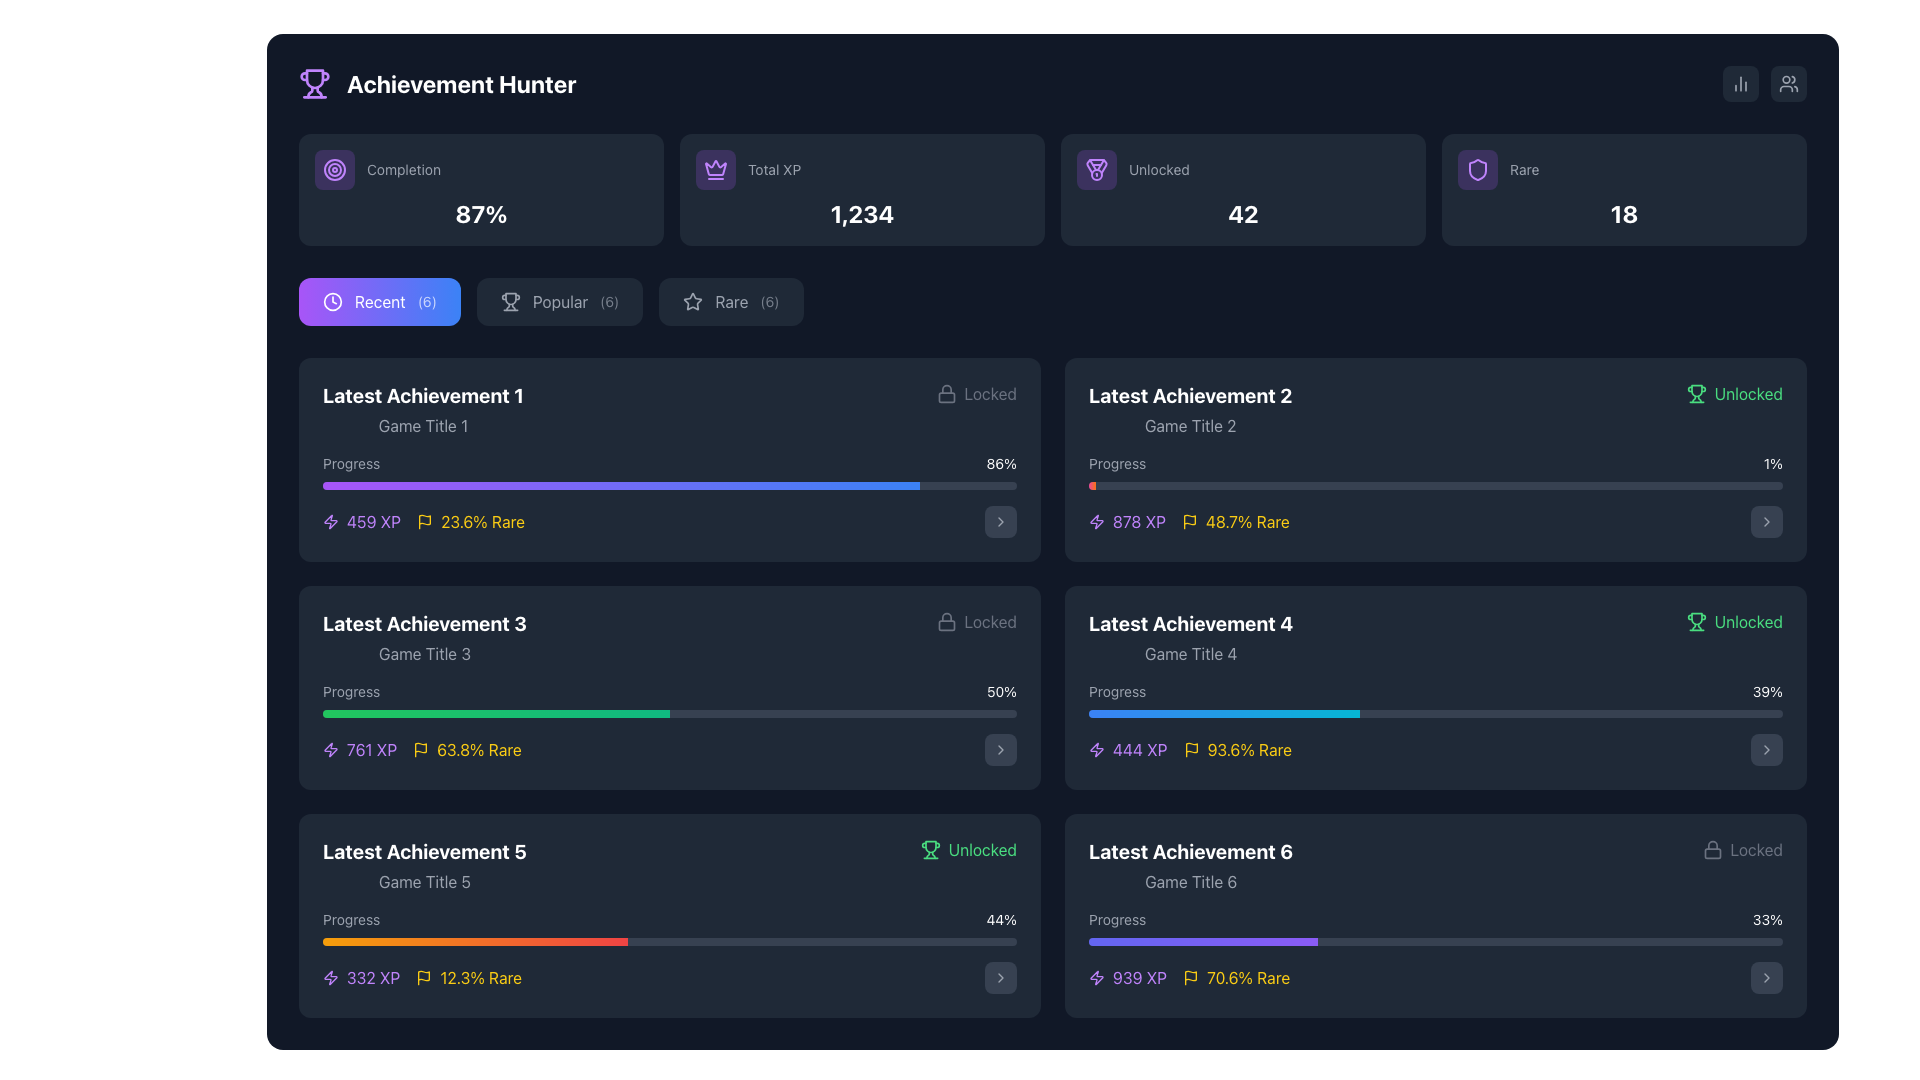  What do you see at coordinates (1242, 213) in the screenshot?
I see `the numerical summary text indicating the number of unlocked achievements` at bounding box center [1242, 213].